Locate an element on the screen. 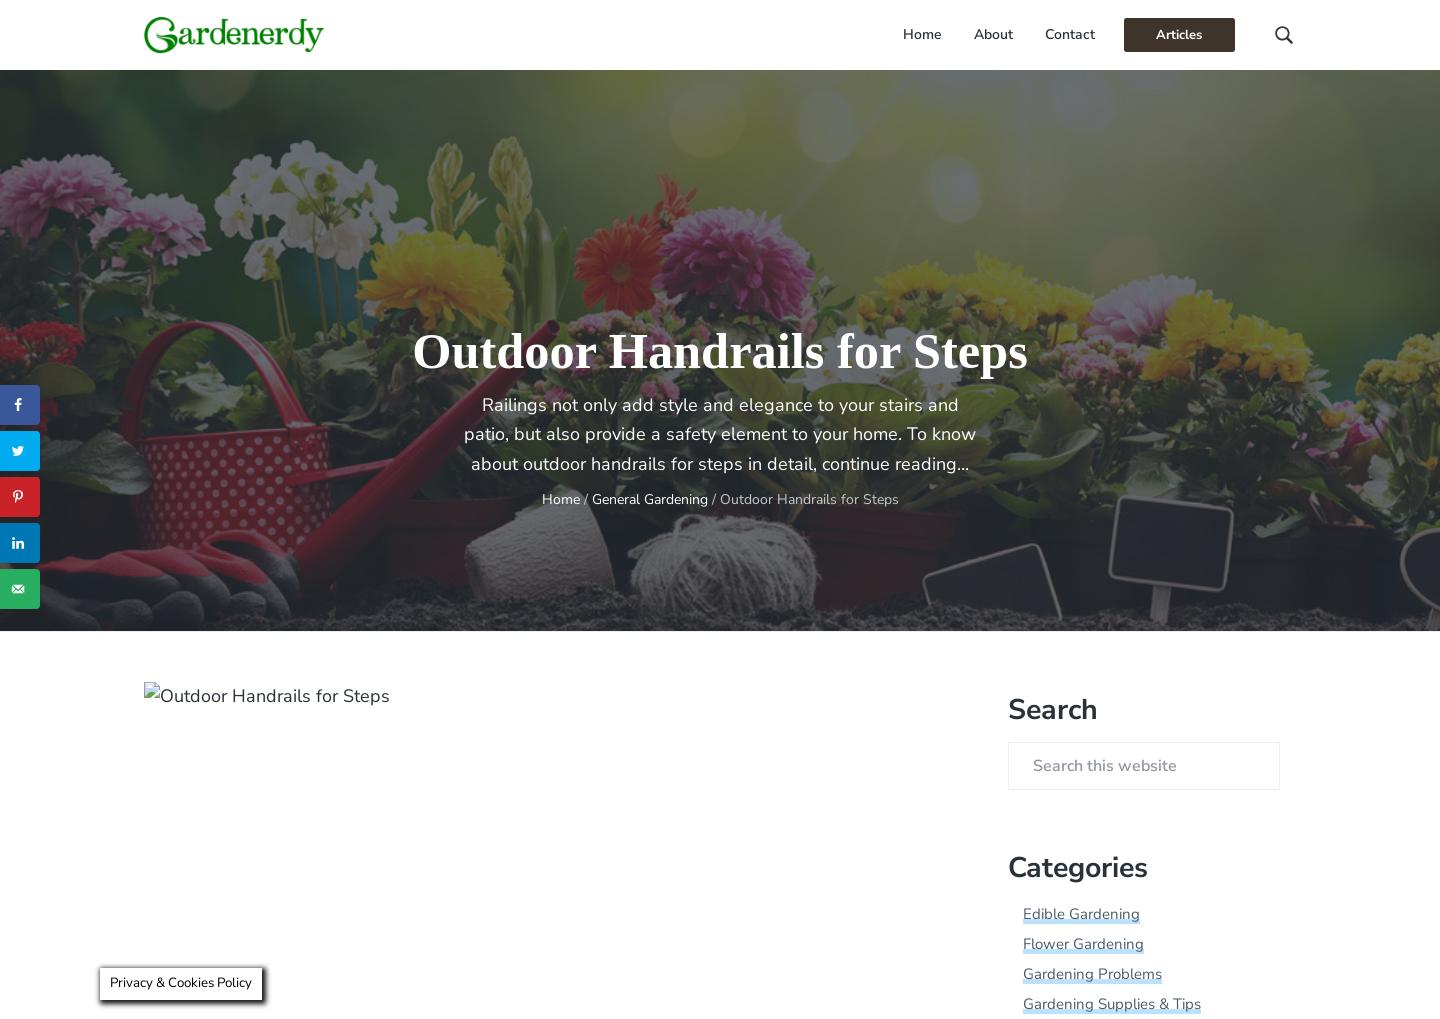 The image size is (1440, 1019). 'Privacy & Cookies Policy' is located at coordinates (181, 983).